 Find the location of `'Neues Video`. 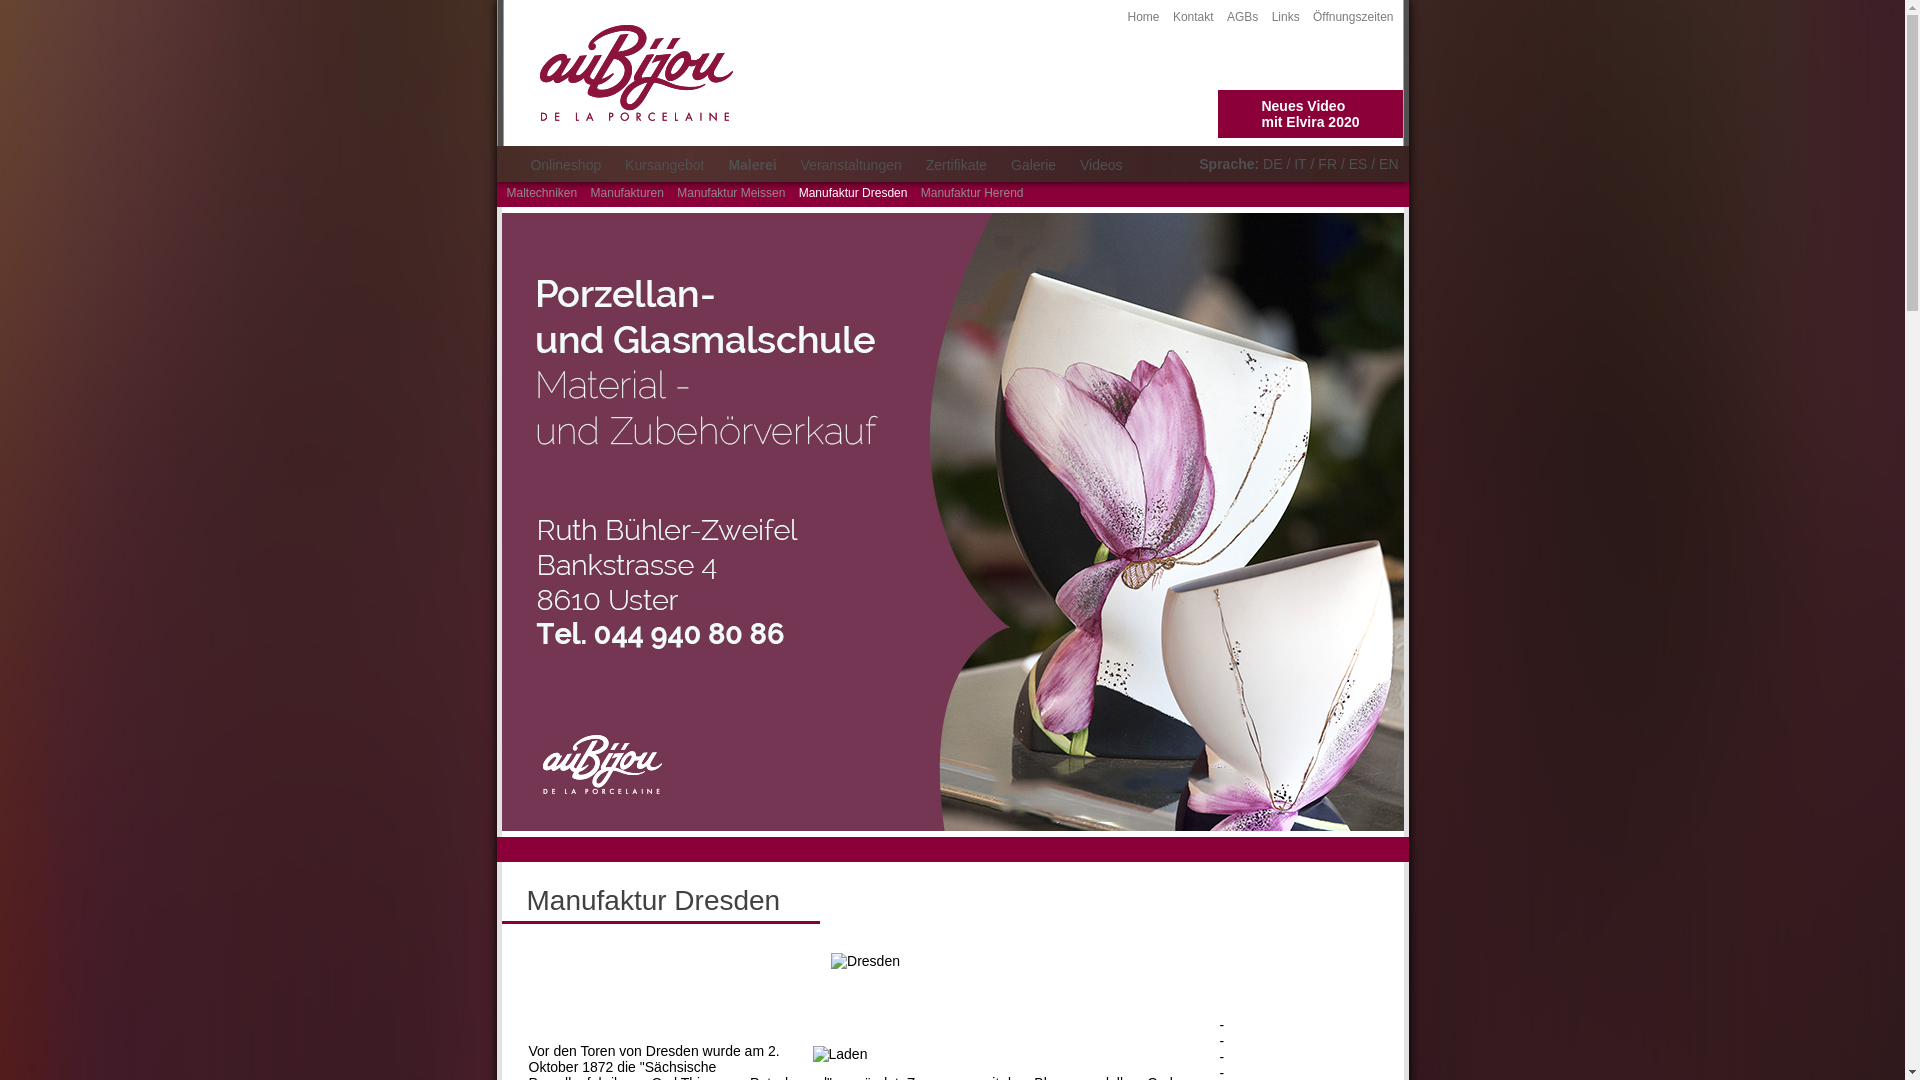

'Neues Video is located at coordinates (1310, 114).